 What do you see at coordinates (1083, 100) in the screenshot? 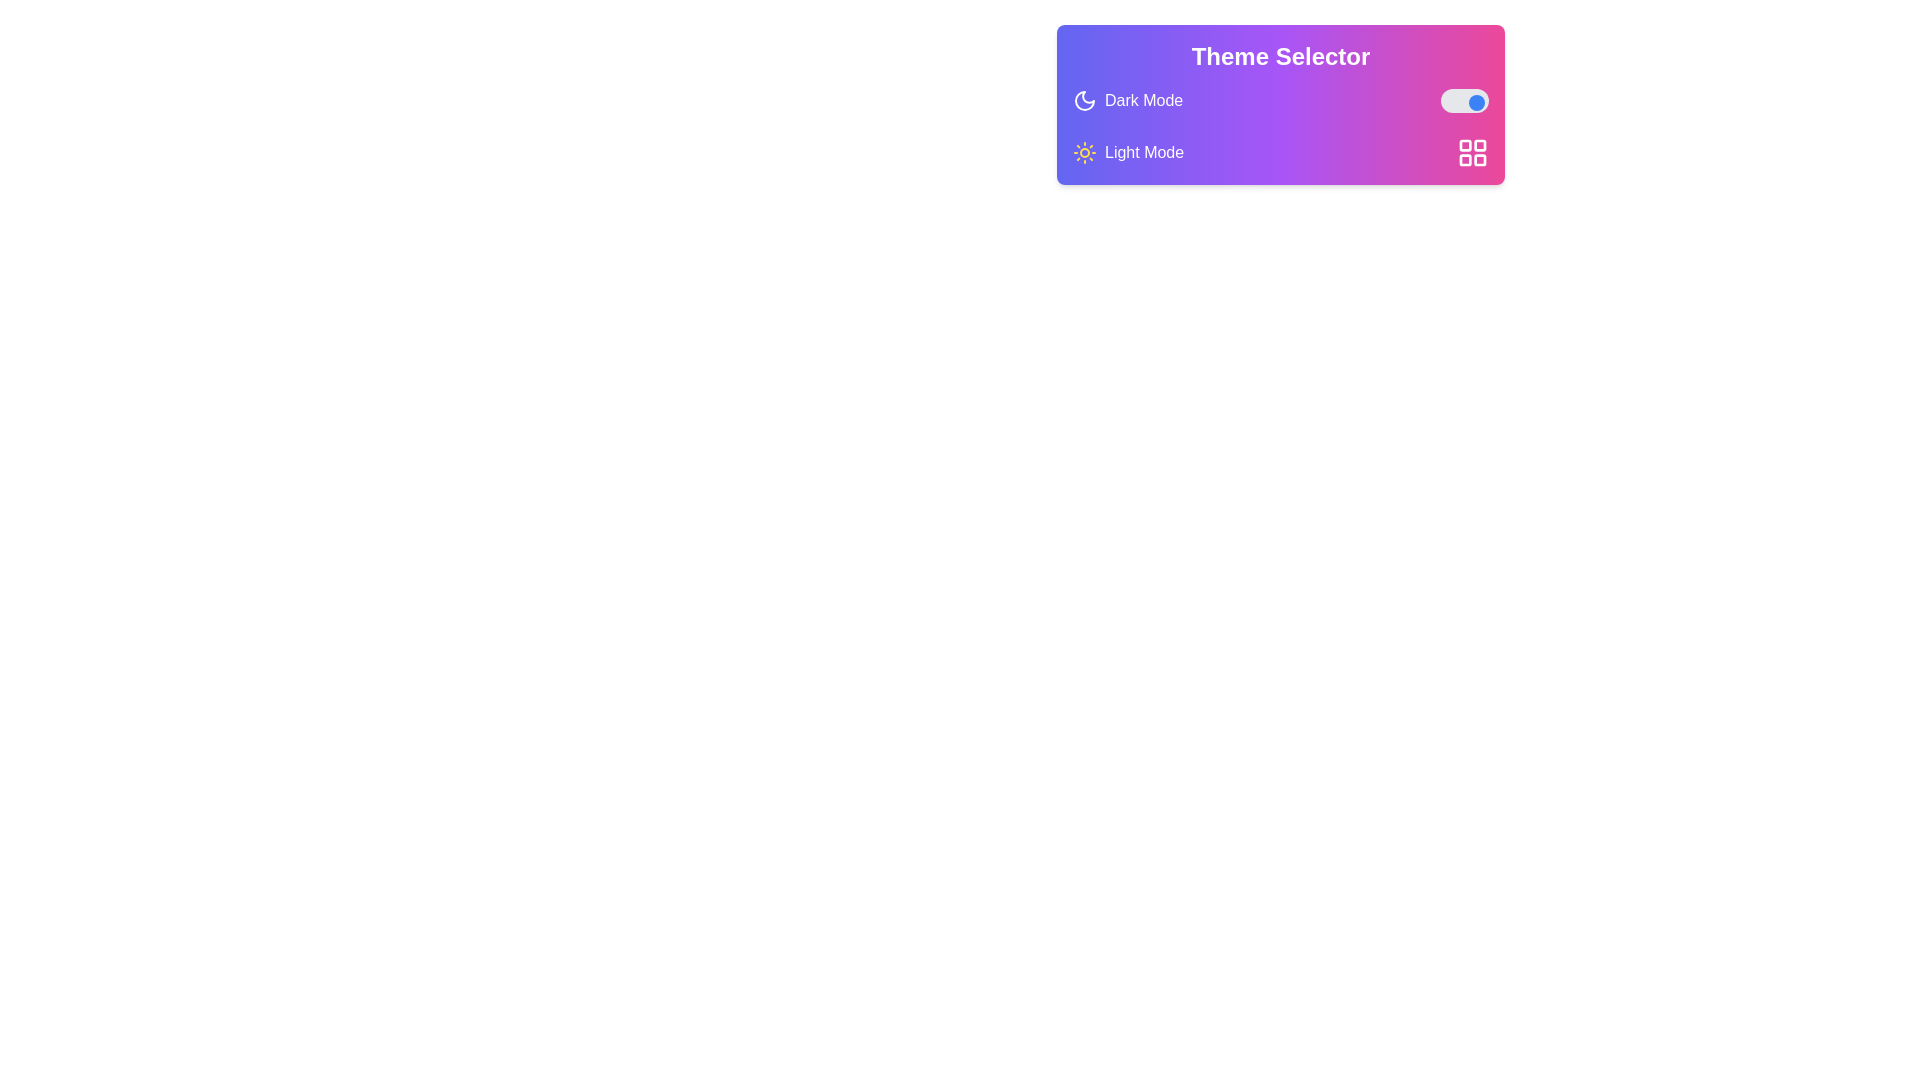
I see `the circular crescent moon icon with a white stroke in the 'Dark Mode' section of the Theme Selector interface` at bounding box center [1083, 100].